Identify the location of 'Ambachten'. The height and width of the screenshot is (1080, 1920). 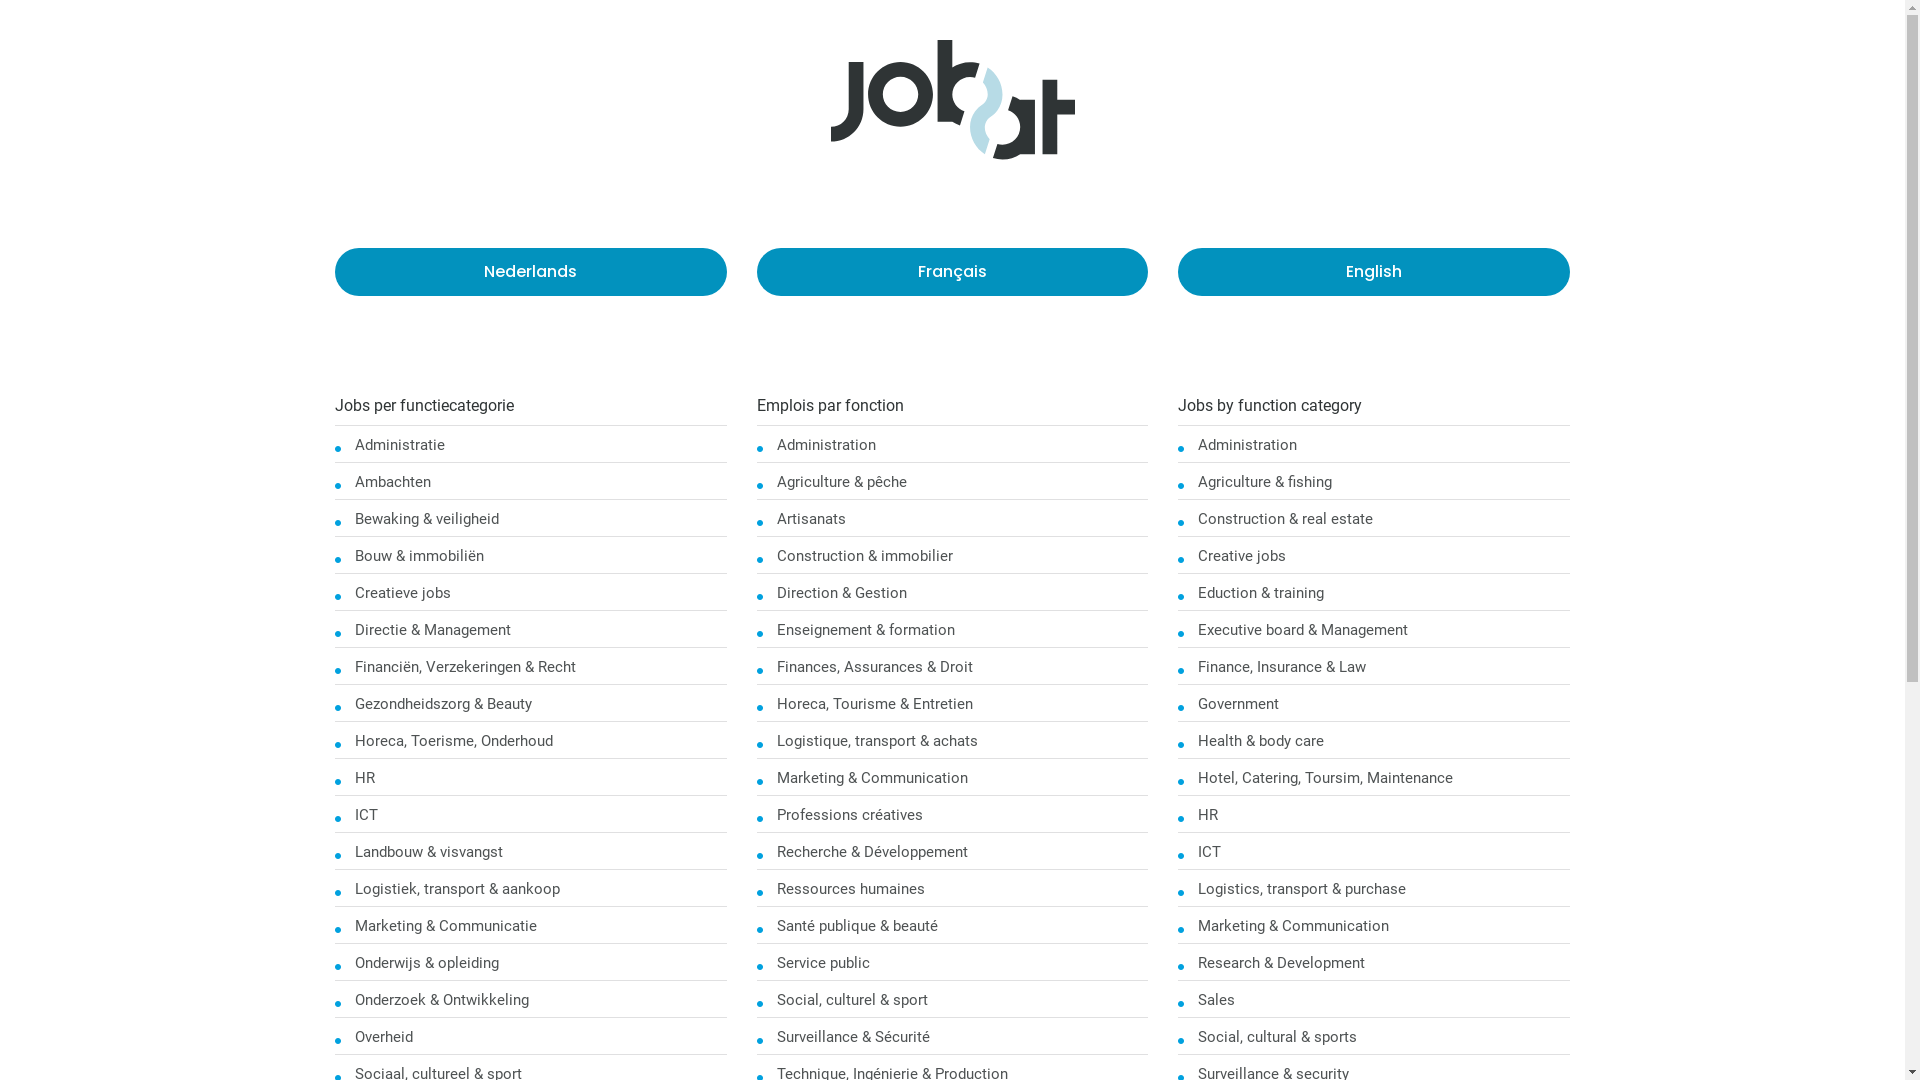
(393, 482).